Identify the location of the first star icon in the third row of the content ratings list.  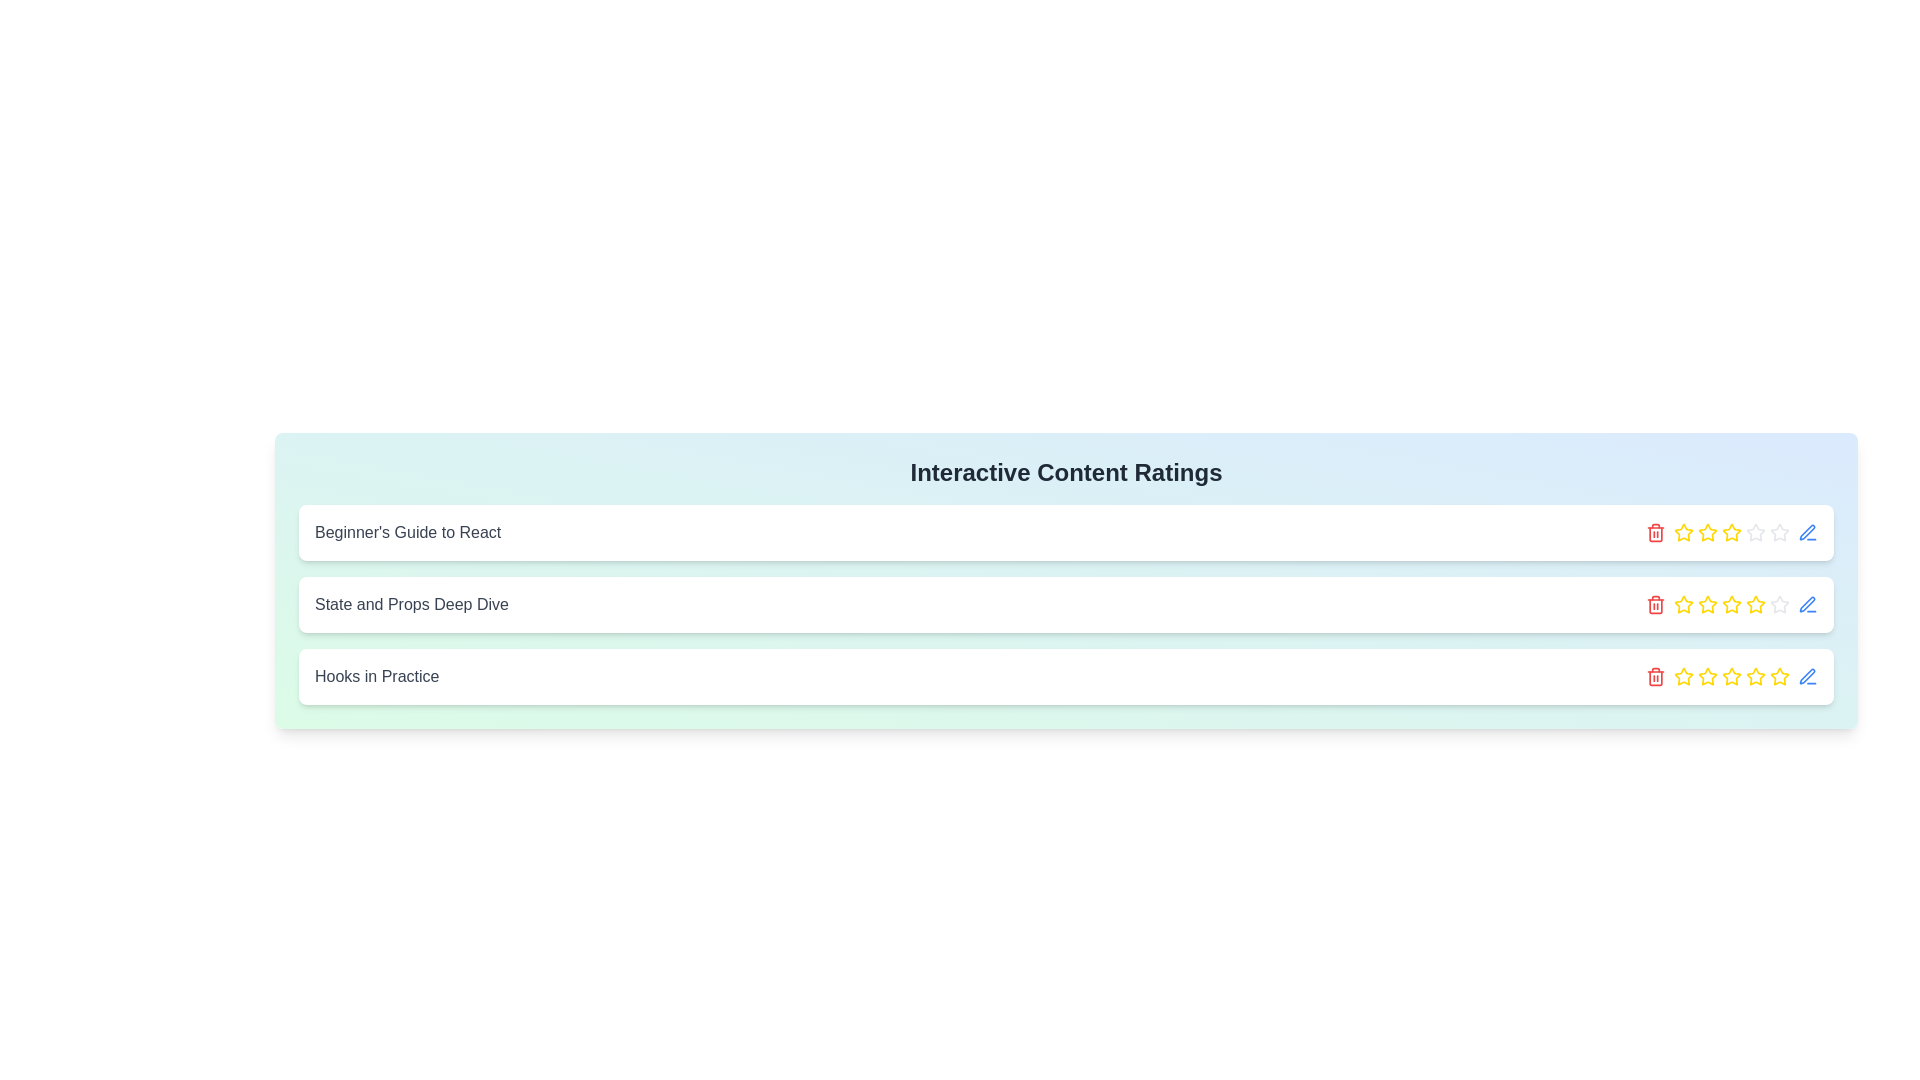
(1683, 604).